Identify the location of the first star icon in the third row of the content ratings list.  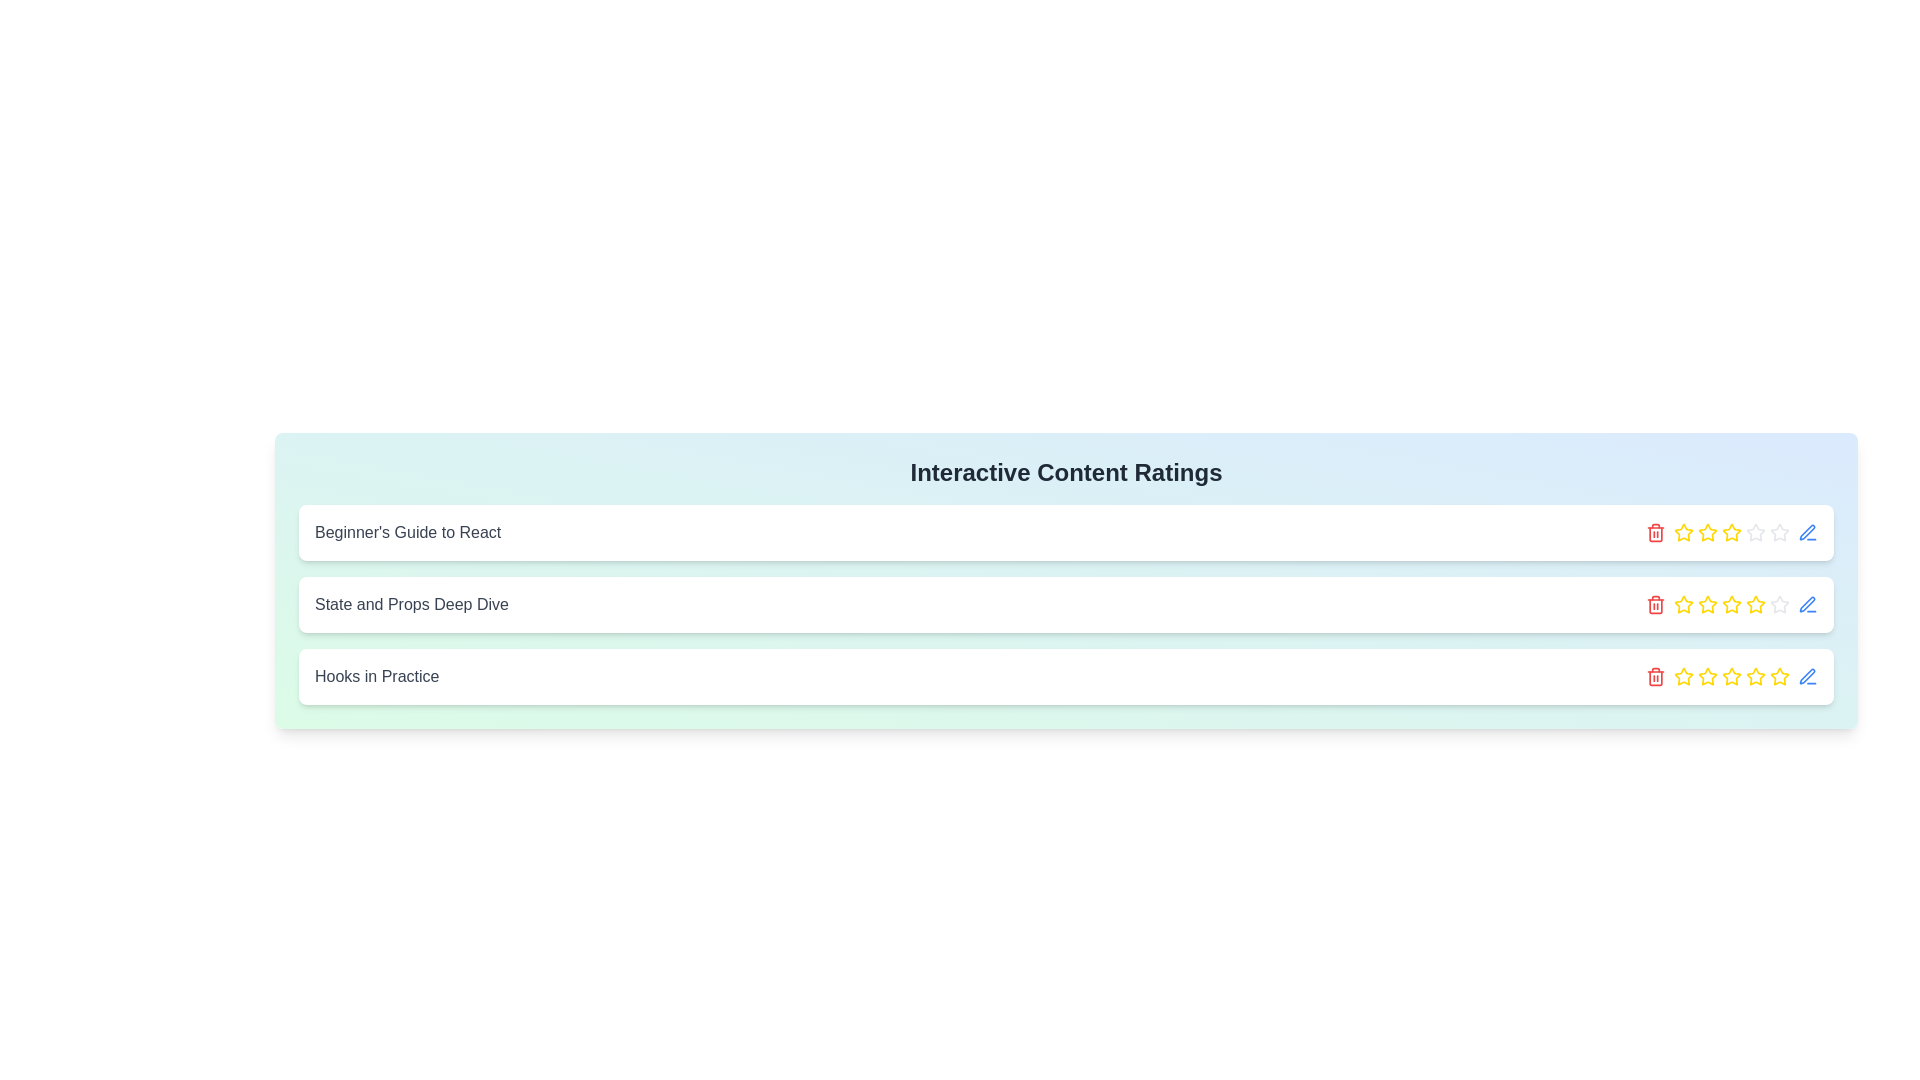
(1683, 604).